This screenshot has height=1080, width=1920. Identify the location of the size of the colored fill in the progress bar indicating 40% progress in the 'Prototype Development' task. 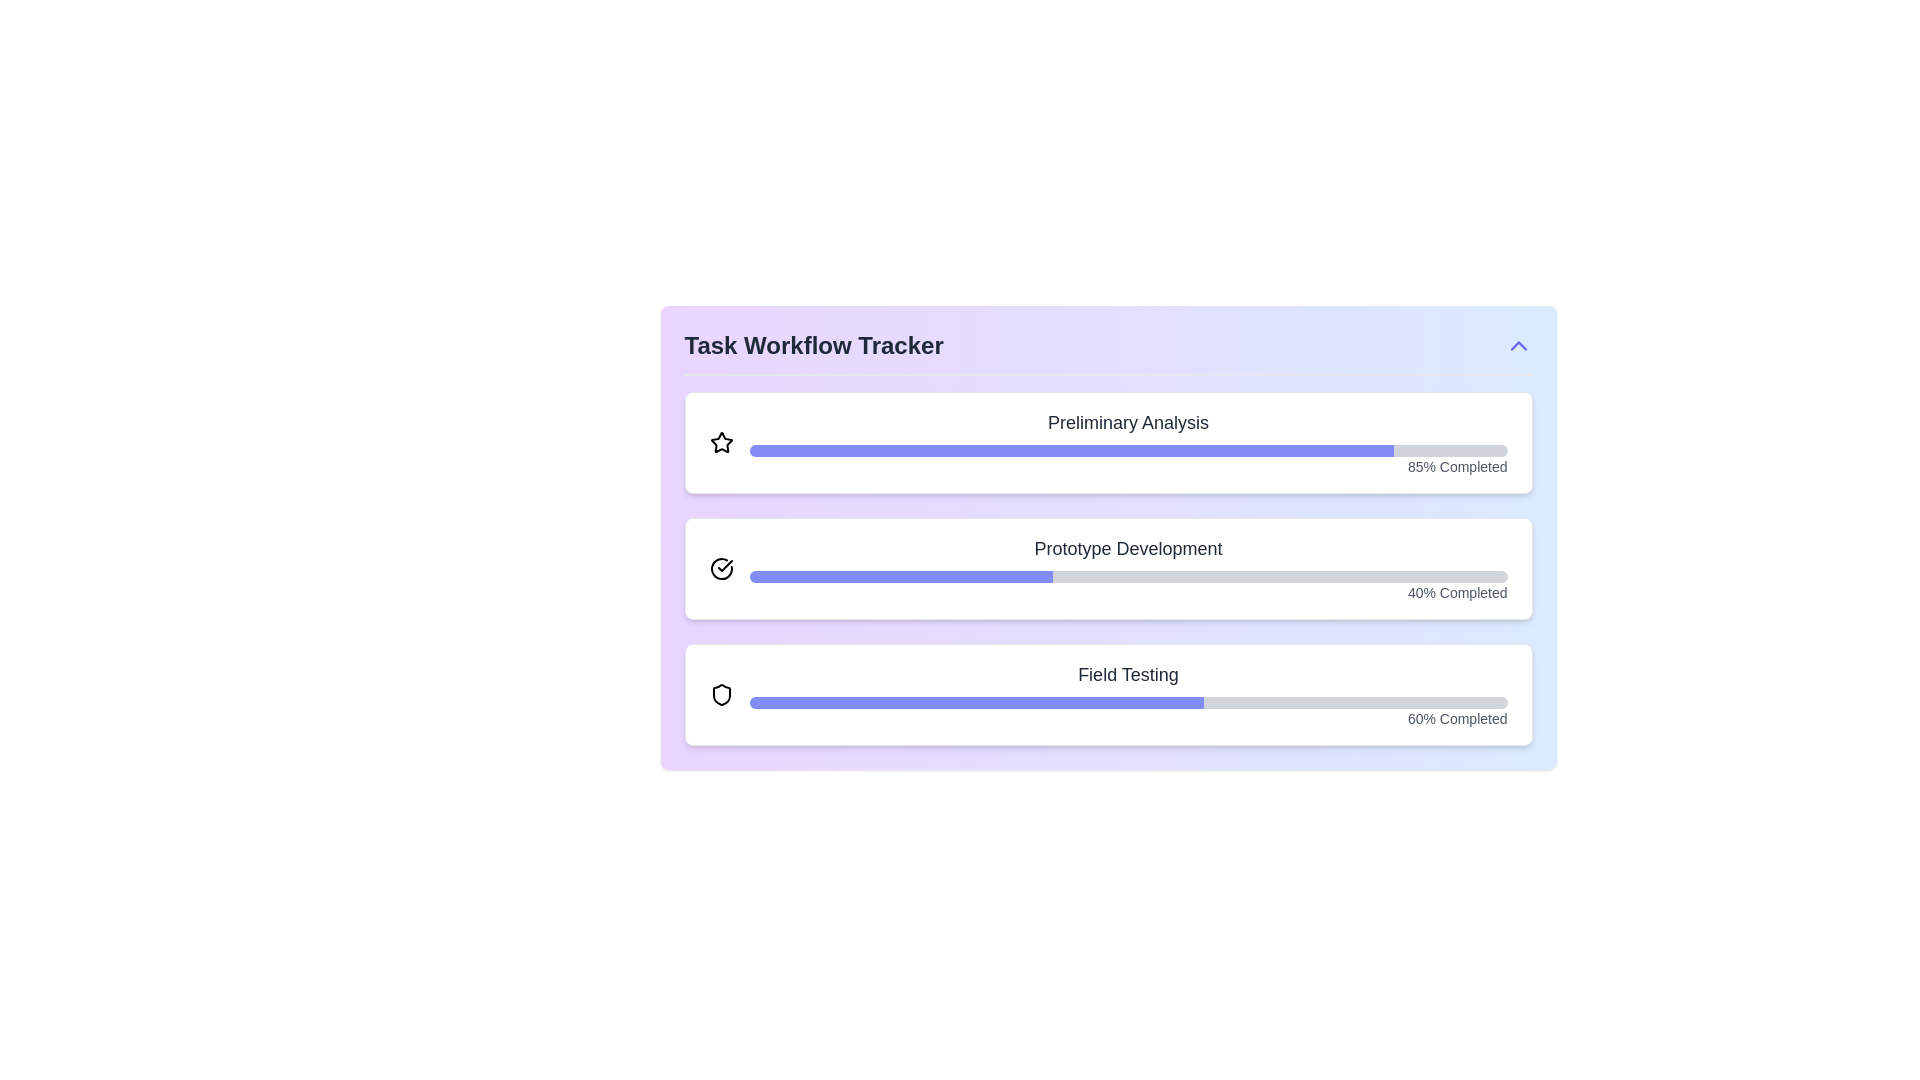
(900, 577).